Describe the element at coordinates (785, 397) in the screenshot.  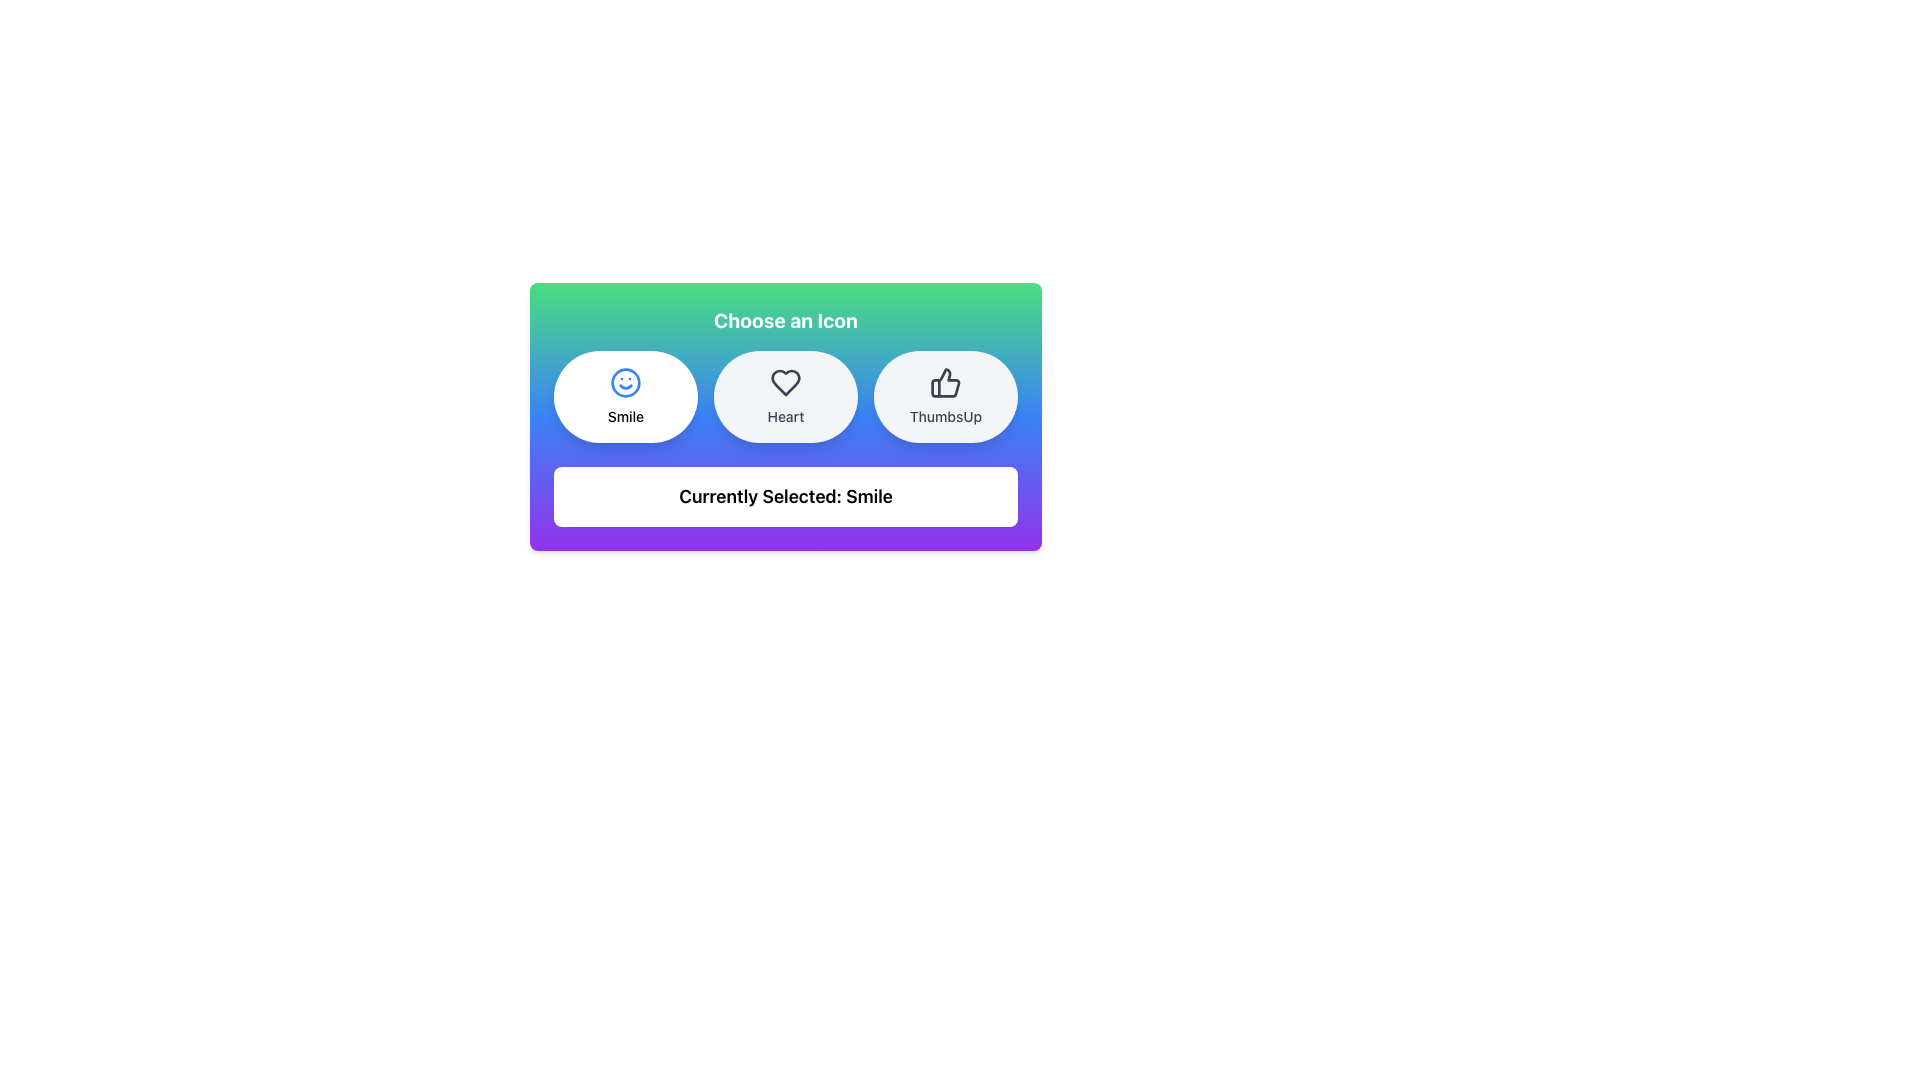
I see `the 'Heart' icon button located in the middle of a row of three circular buttons in a grid layout` at that location.